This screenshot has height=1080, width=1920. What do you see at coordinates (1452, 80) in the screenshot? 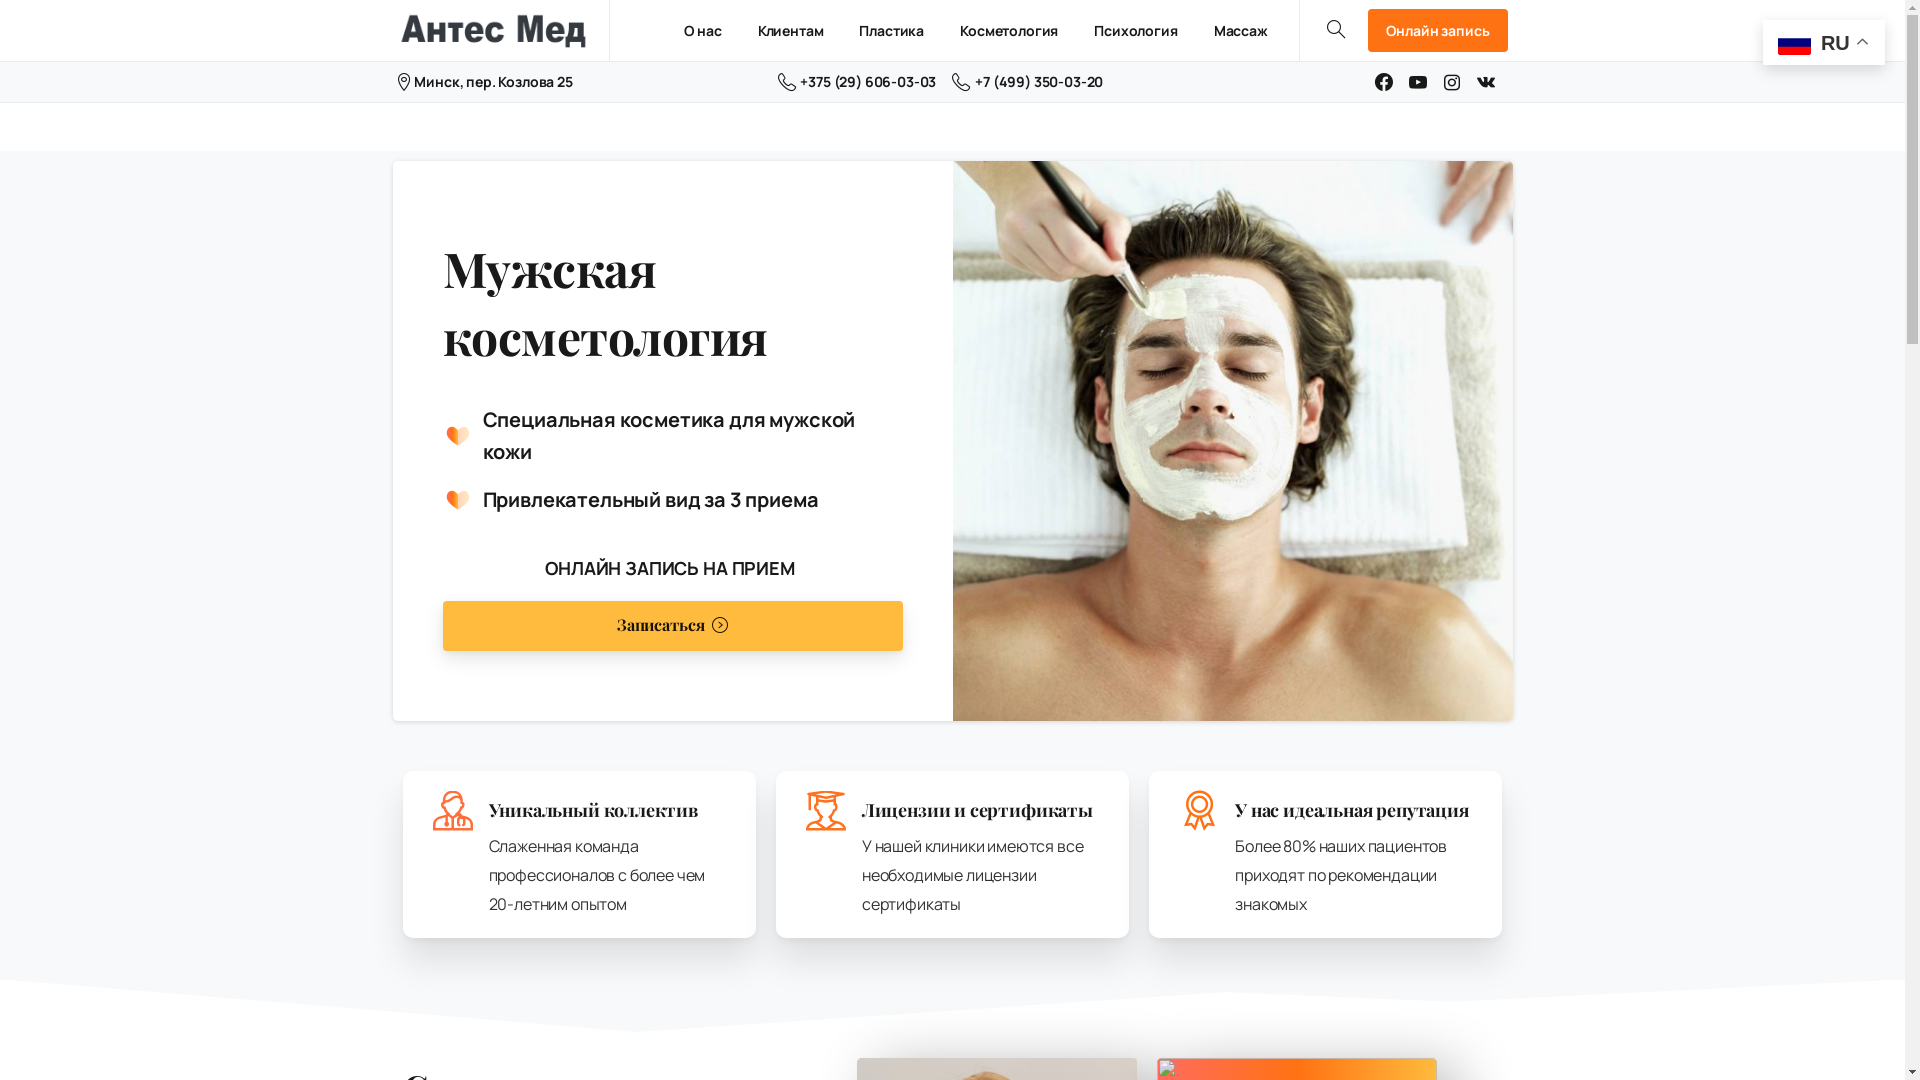
I see `'instagram'` at bounding box center [1452, 80].